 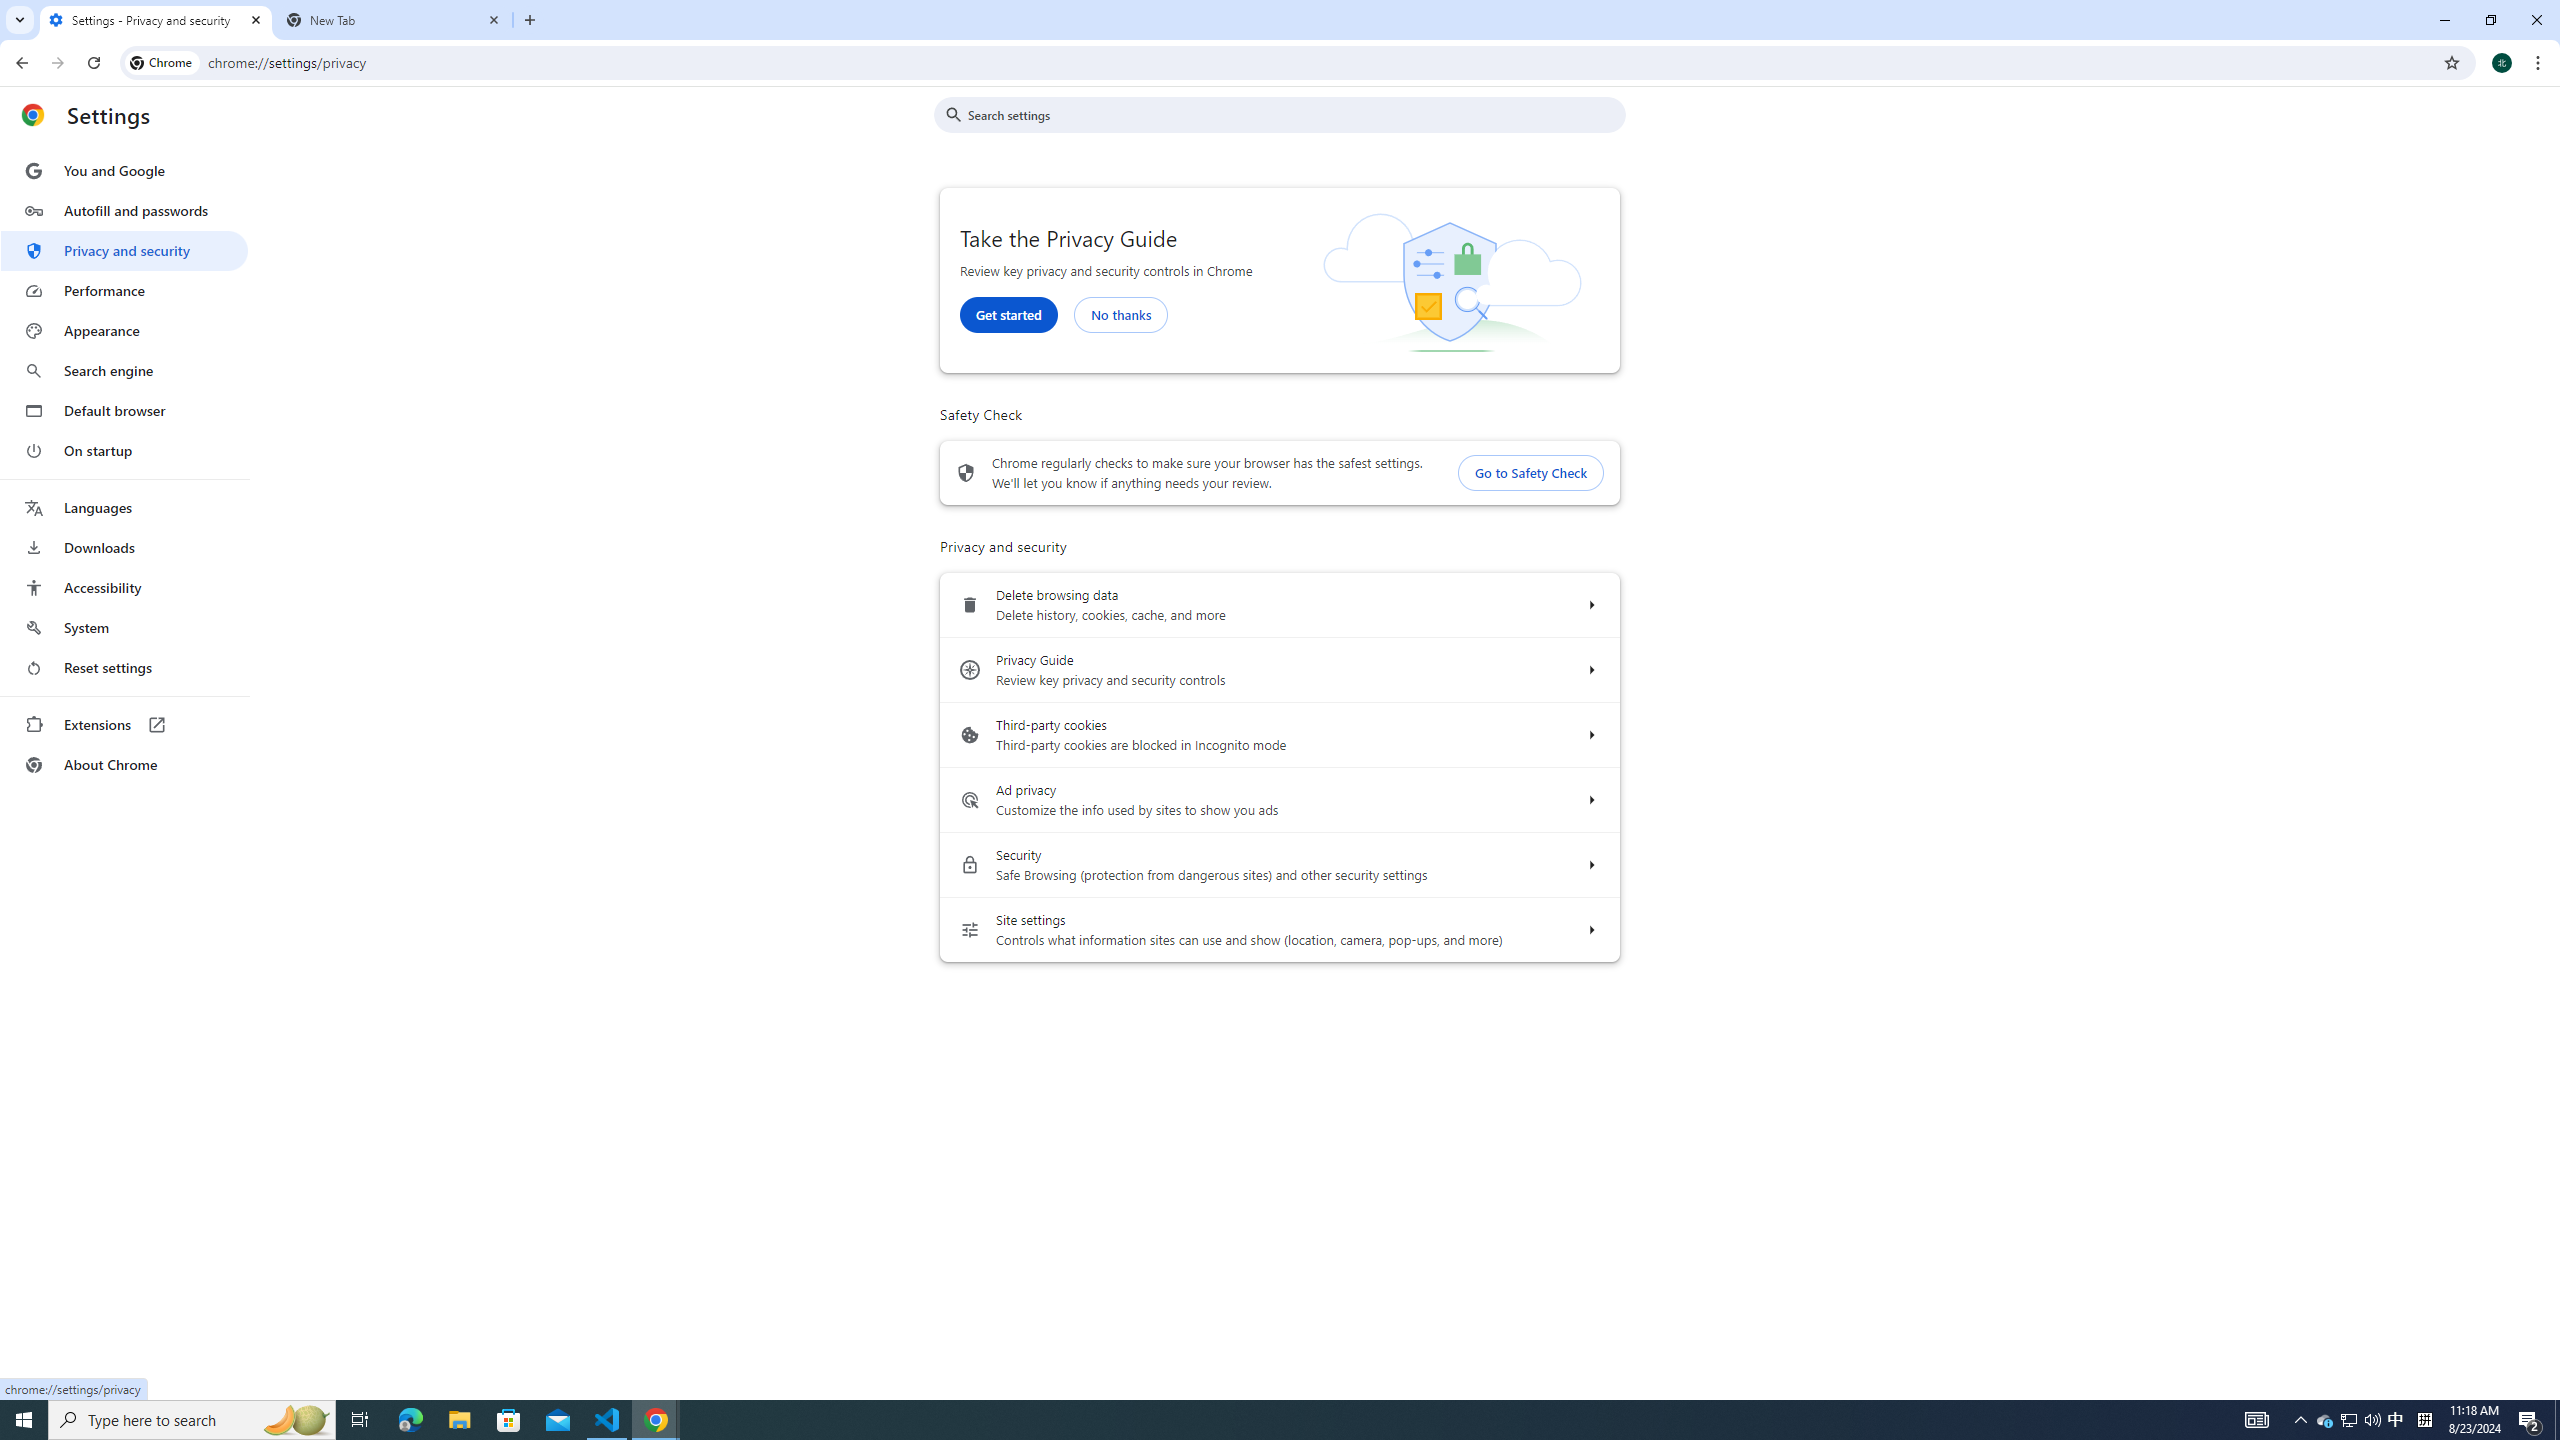 I want to click on 'Privacy and security', so click(x=123, y=249).